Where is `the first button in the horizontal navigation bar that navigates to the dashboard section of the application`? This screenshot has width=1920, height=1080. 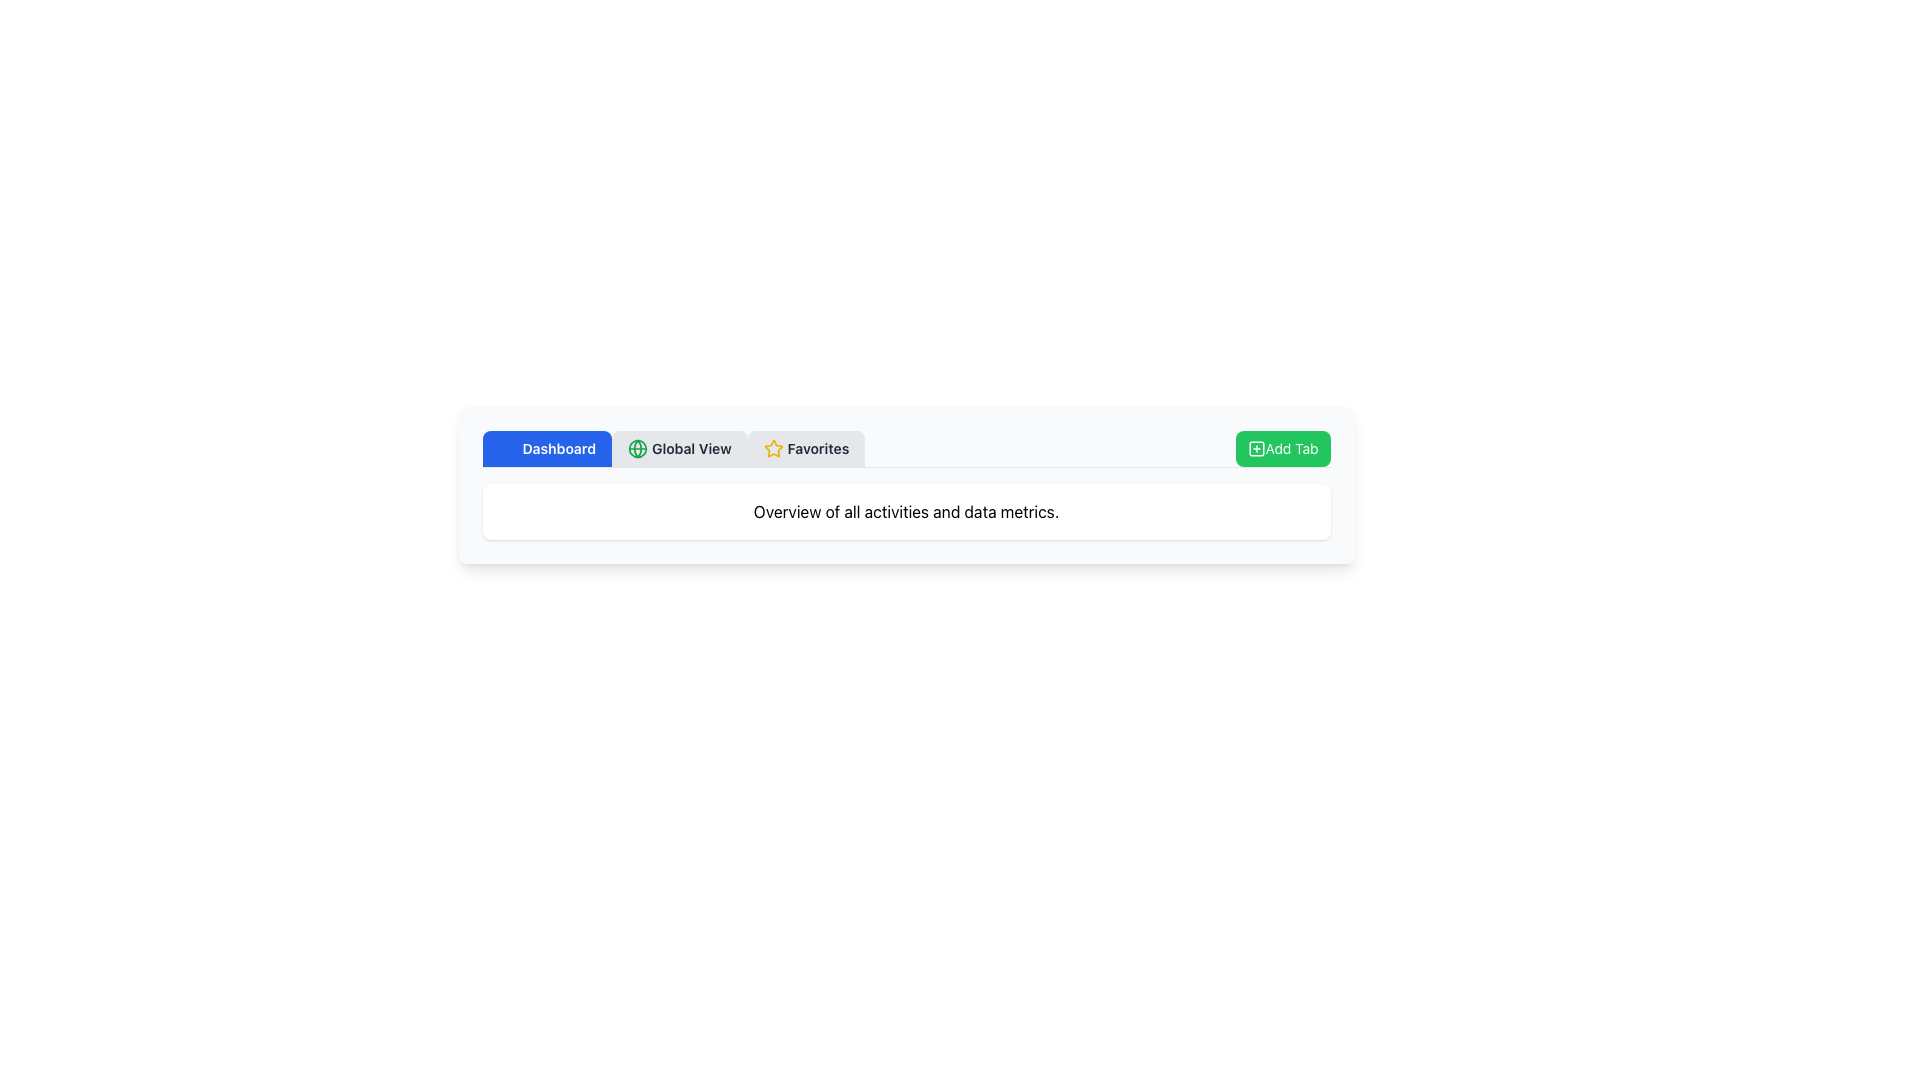
the first button in the horizontal navigation bar that navigates to the dashboard section of the application is located at coordinates (547, 447).